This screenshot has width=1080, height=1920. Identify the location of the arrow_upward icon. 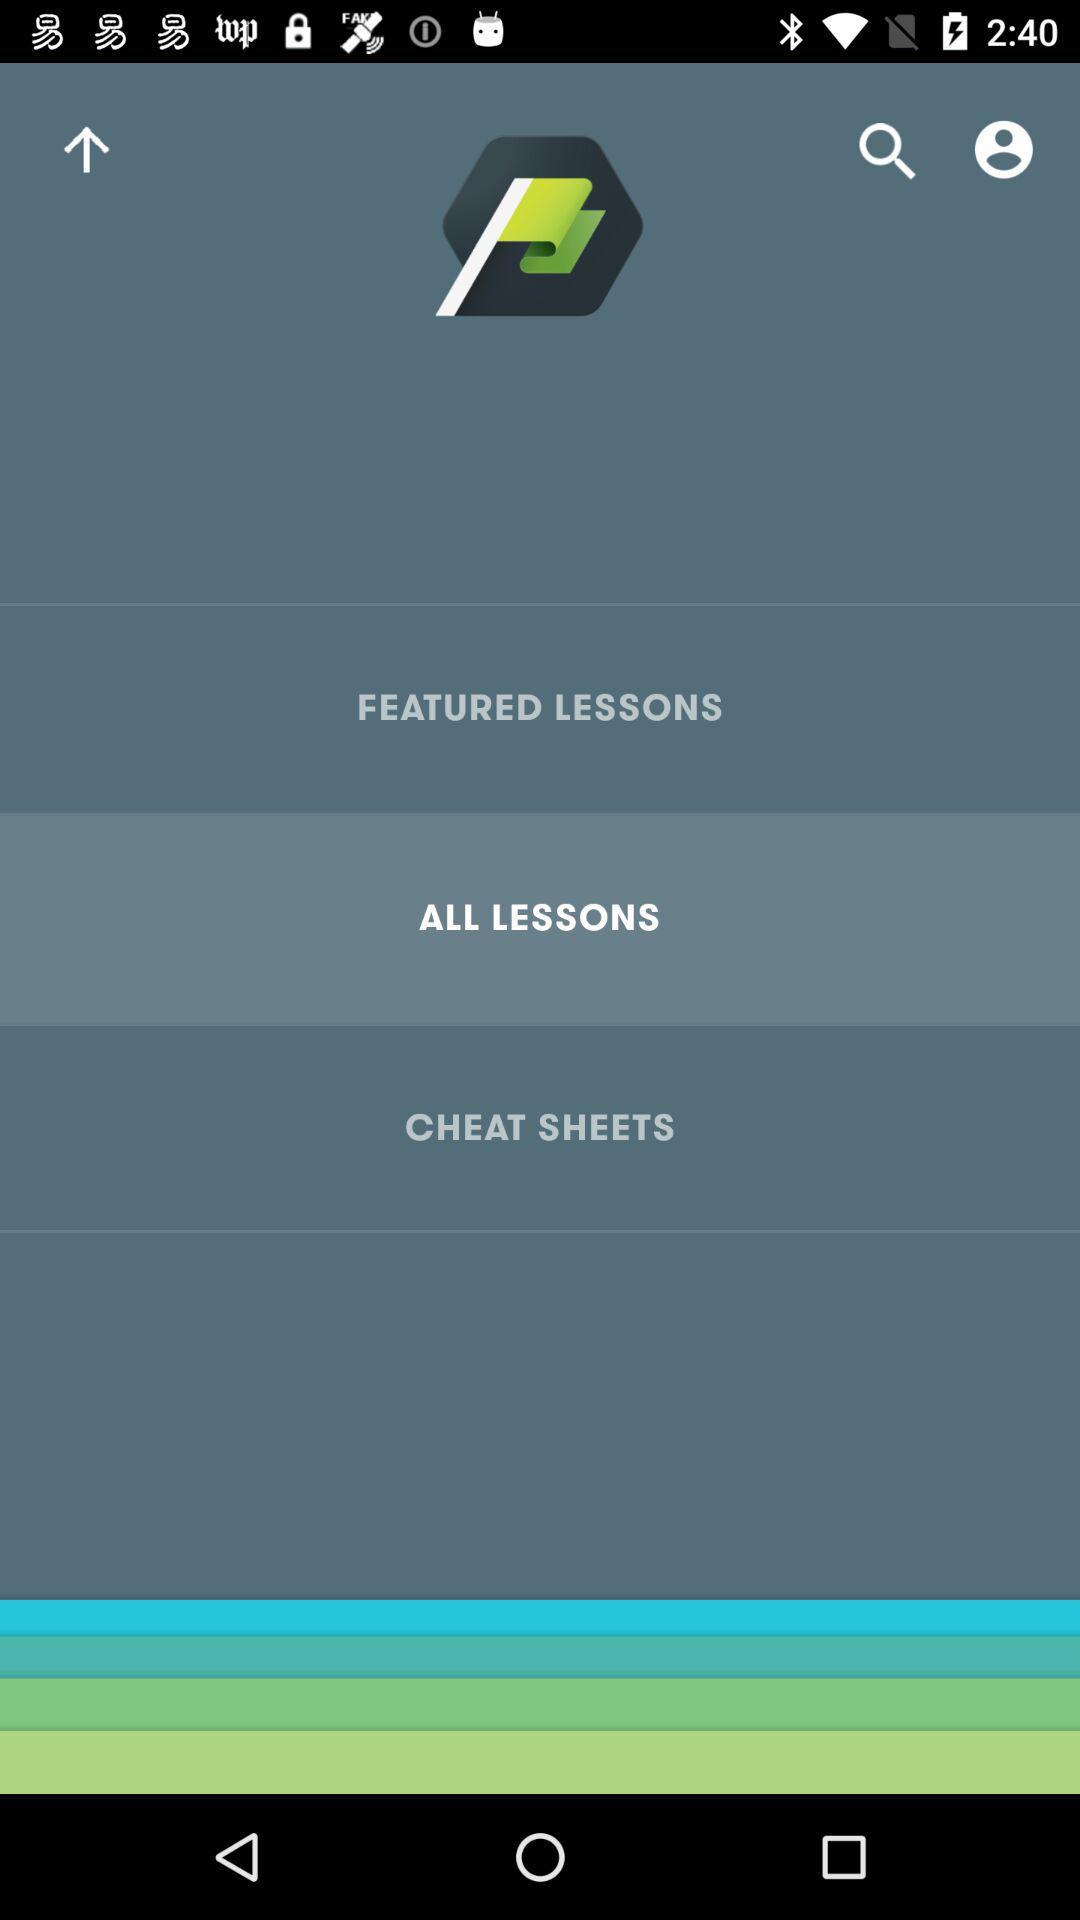
(85, 148).